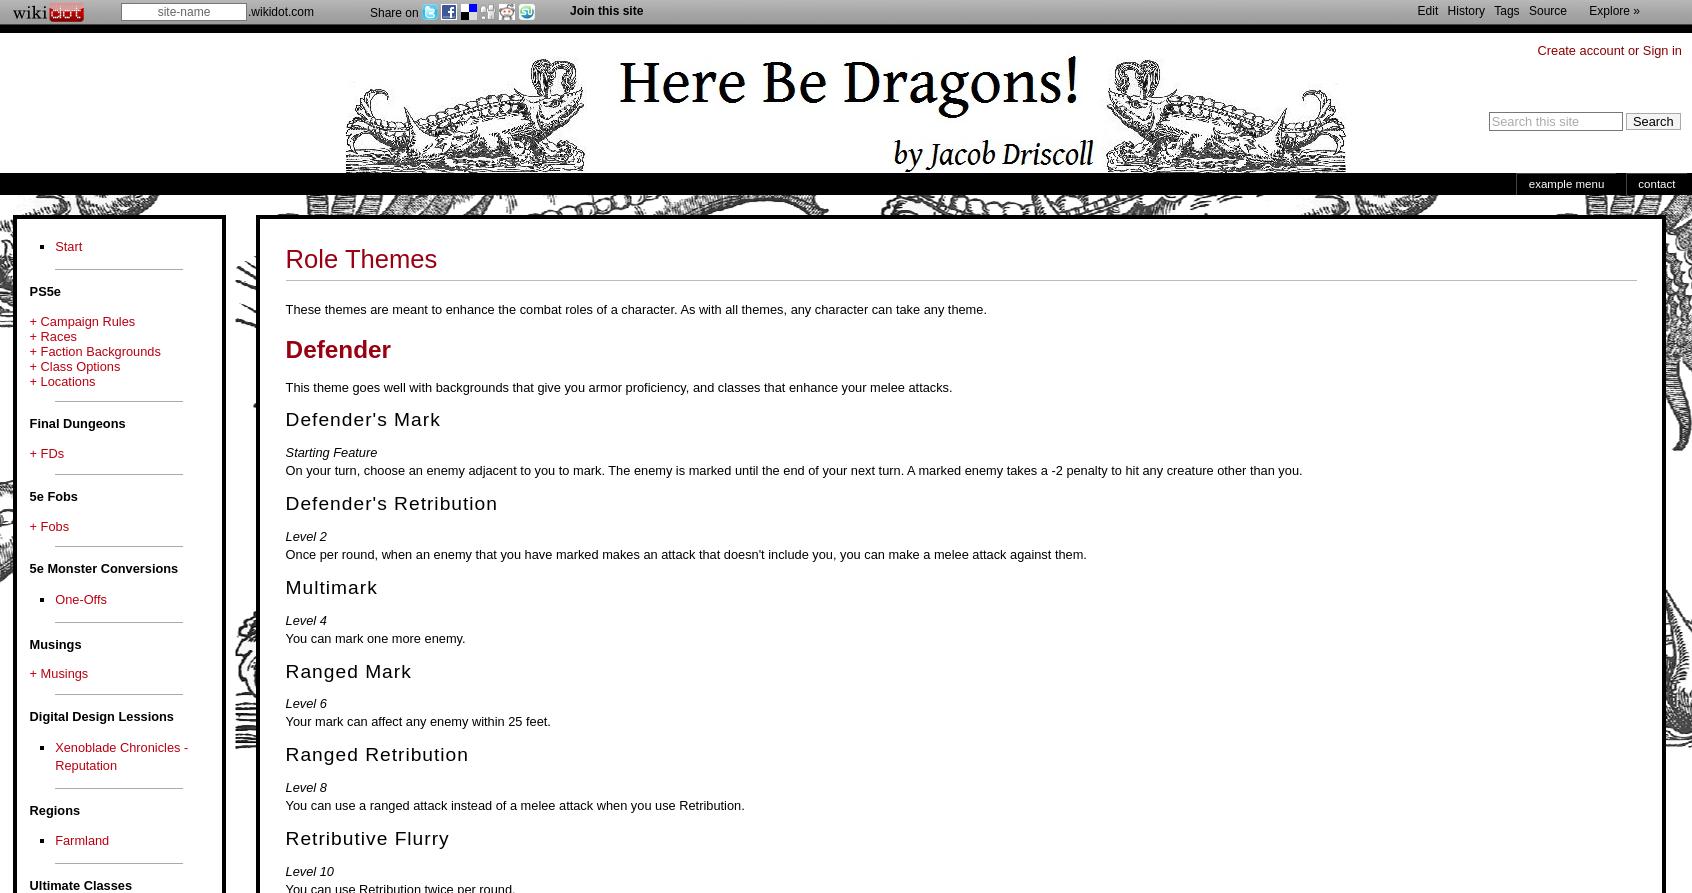  I want to click on 'Create account', so click(1579, 50).